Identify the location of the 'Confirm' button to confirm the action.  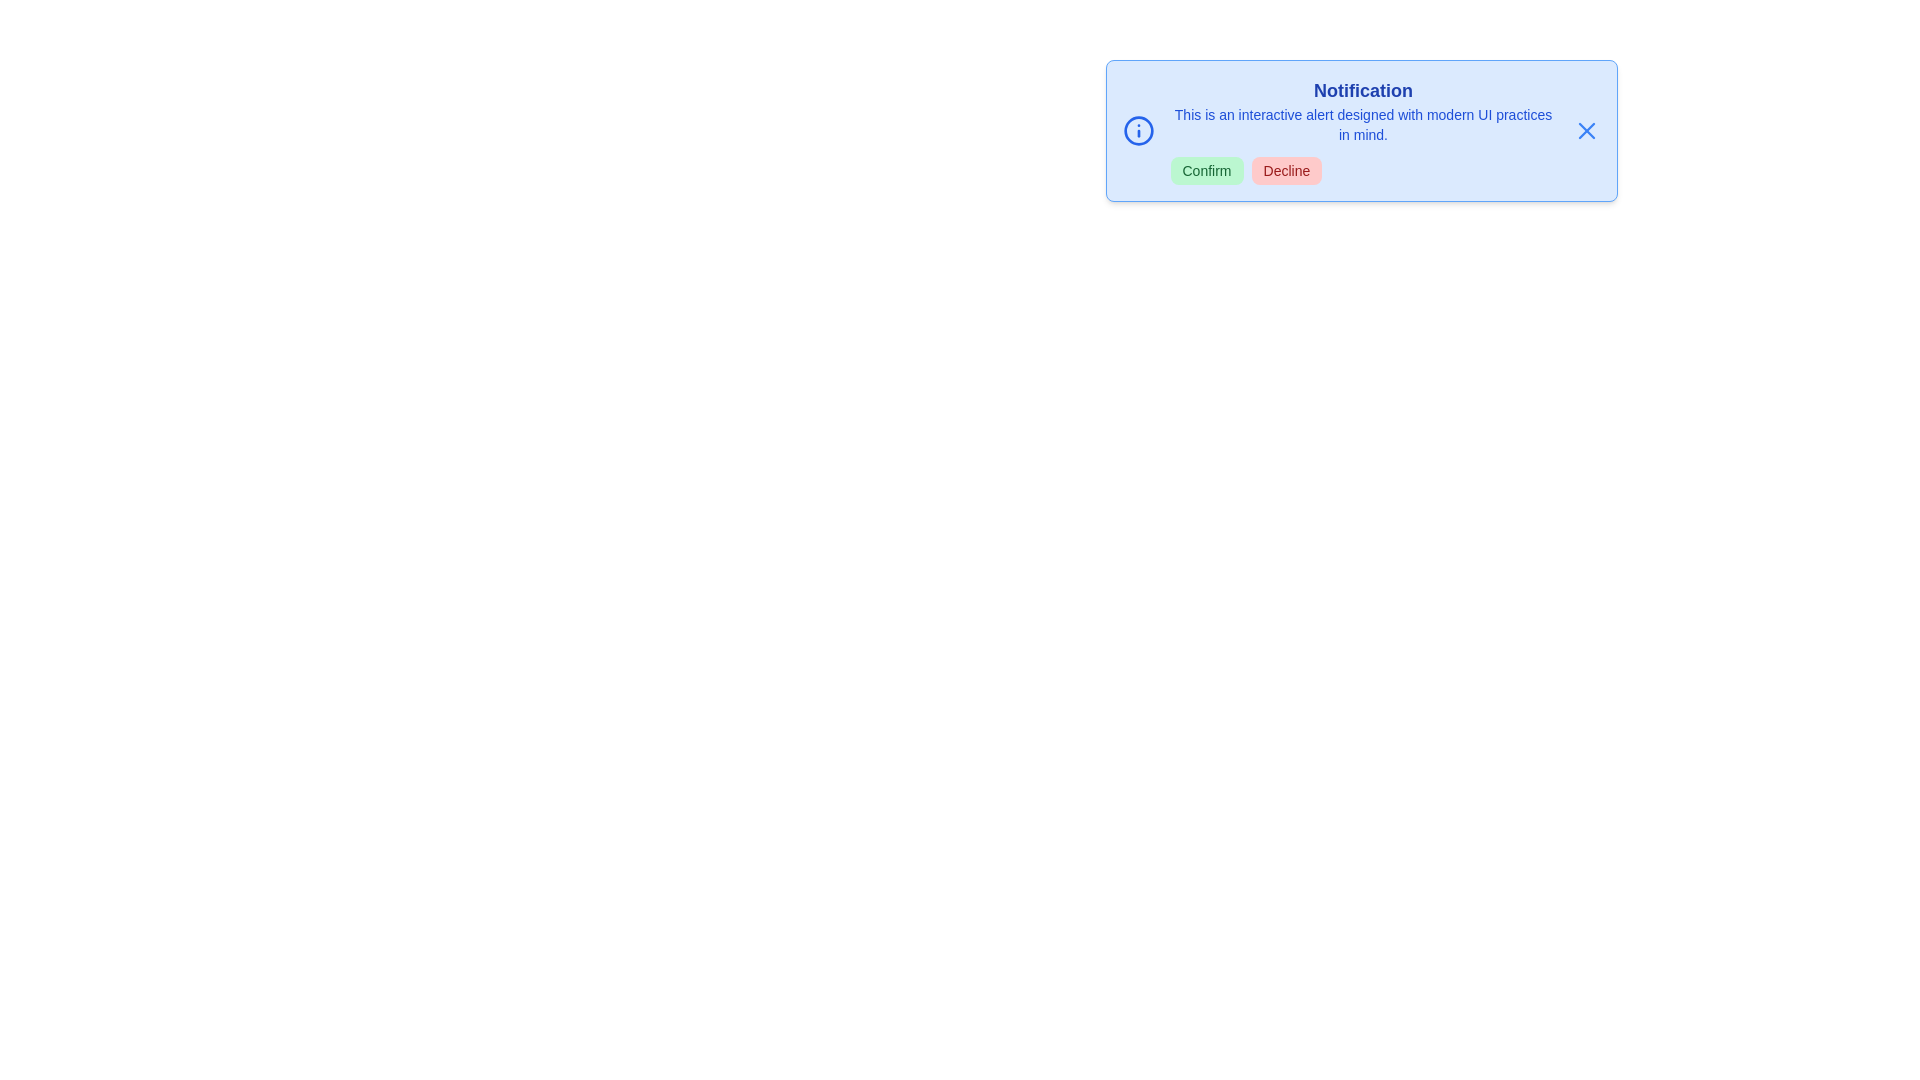
(1205, 169).